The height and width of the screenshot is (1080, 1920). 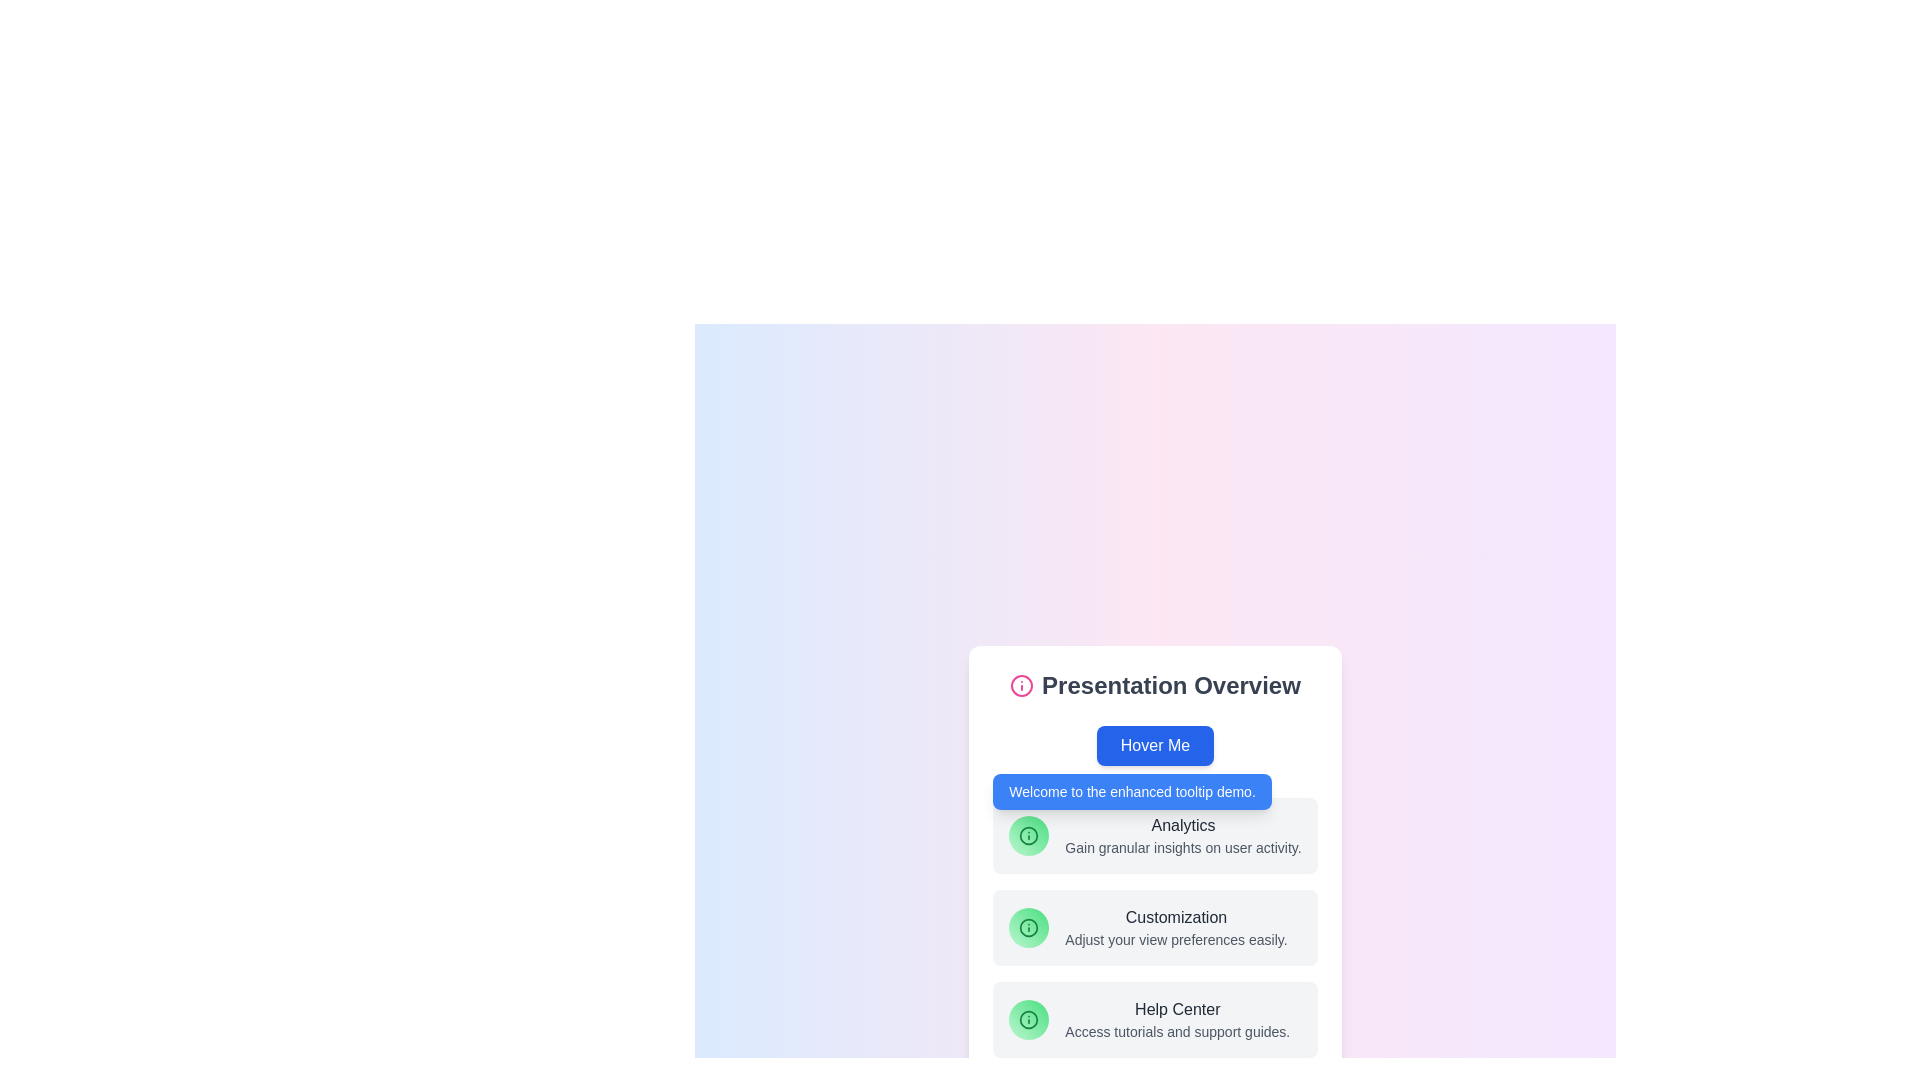 I want to click on the gray text label reading 'Access tutorials and support guides' located below the 'Help Center' text in the Help Center group, so click(x=1177, y=1032).